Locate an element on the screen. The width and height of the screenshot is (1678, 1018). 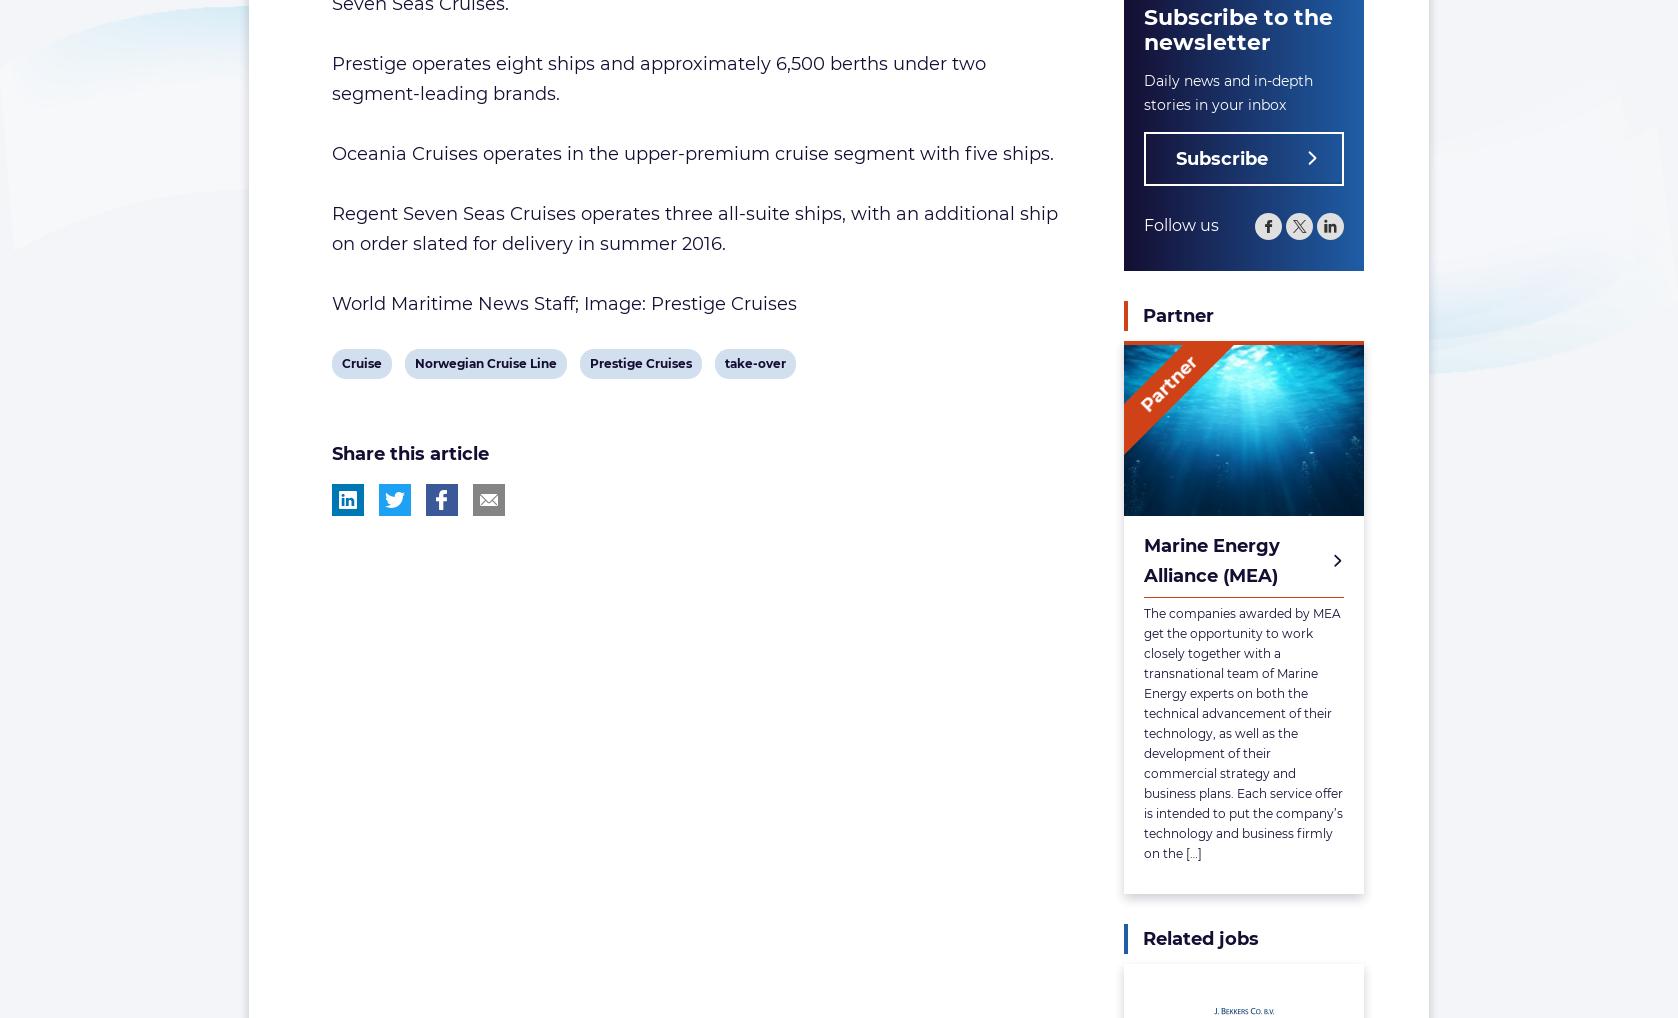
'Oceania Cruises operates in the upper-premium cruise segment with five ships.' is located at coordinates (691, 154).